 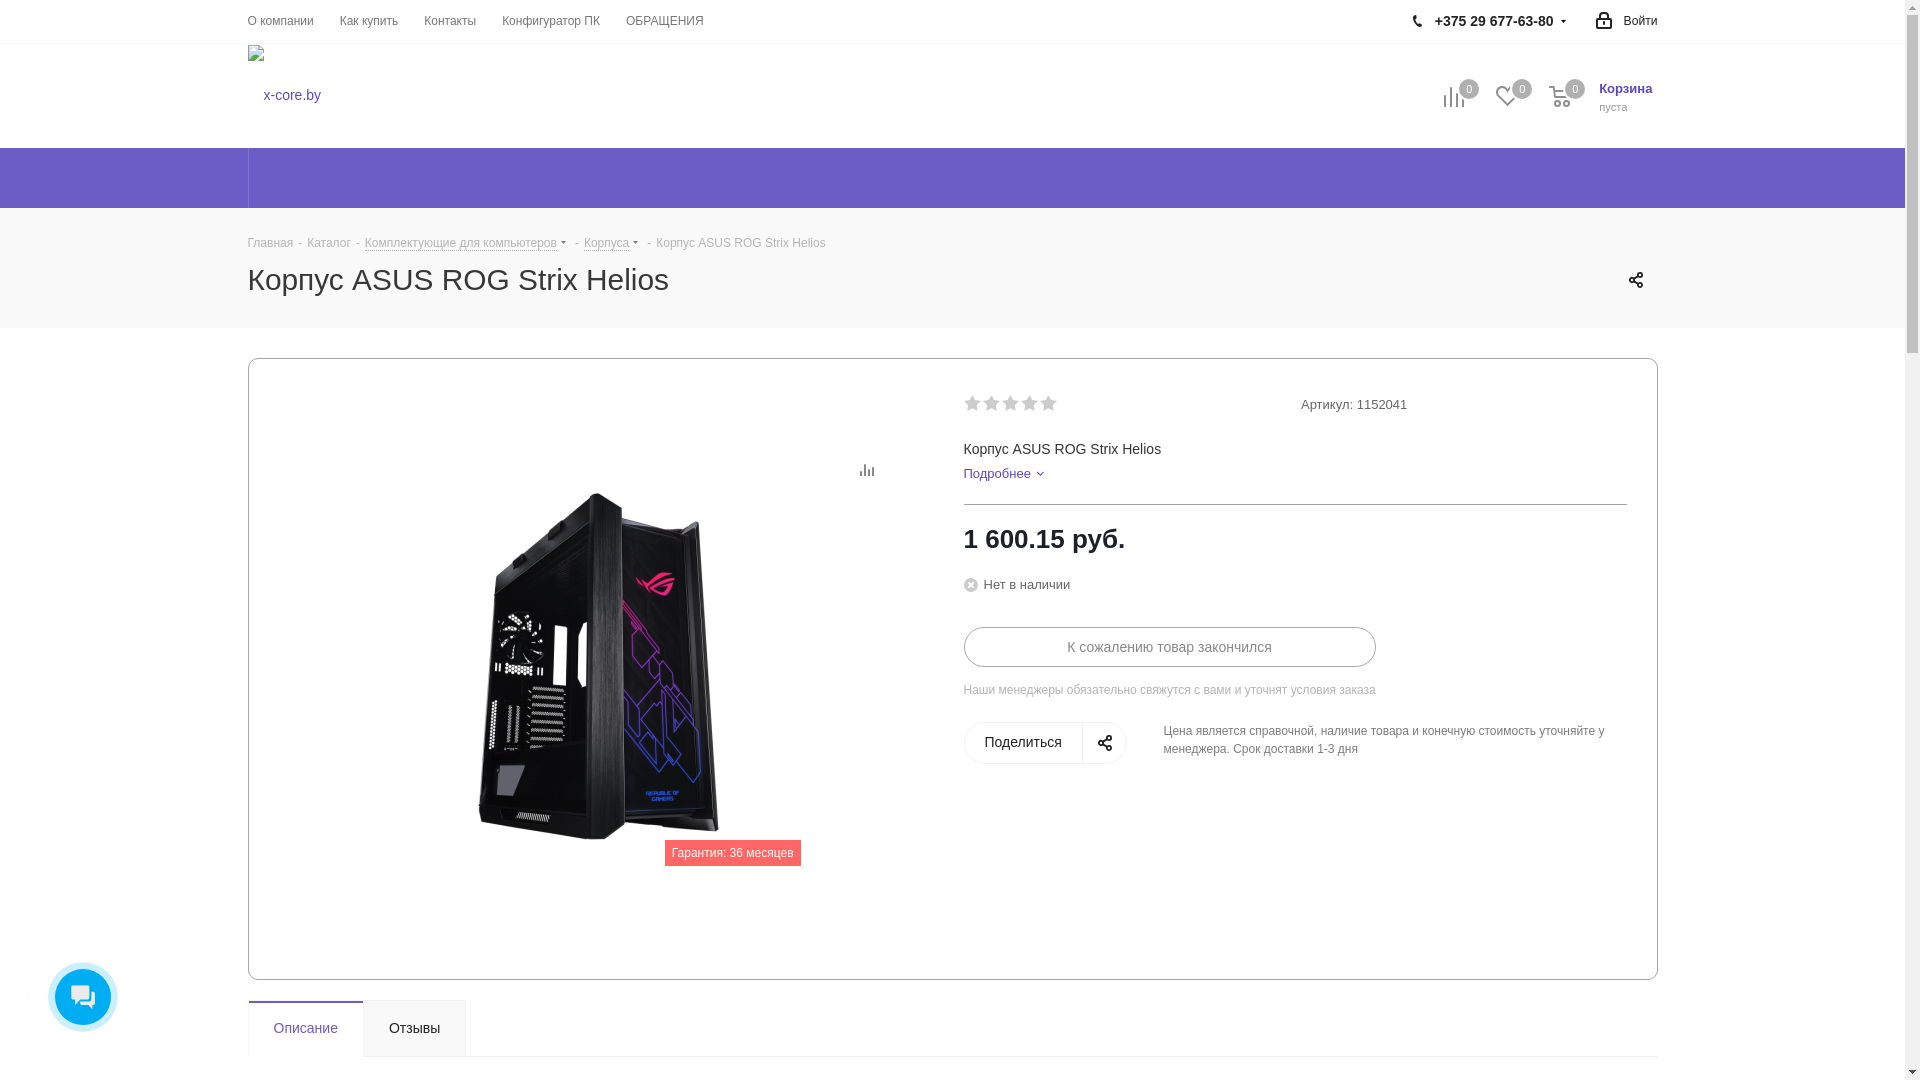 What do you see at coordinates (1029, 404) in the screenshot?
I see `'4'` at bounding box center [1029, 404].